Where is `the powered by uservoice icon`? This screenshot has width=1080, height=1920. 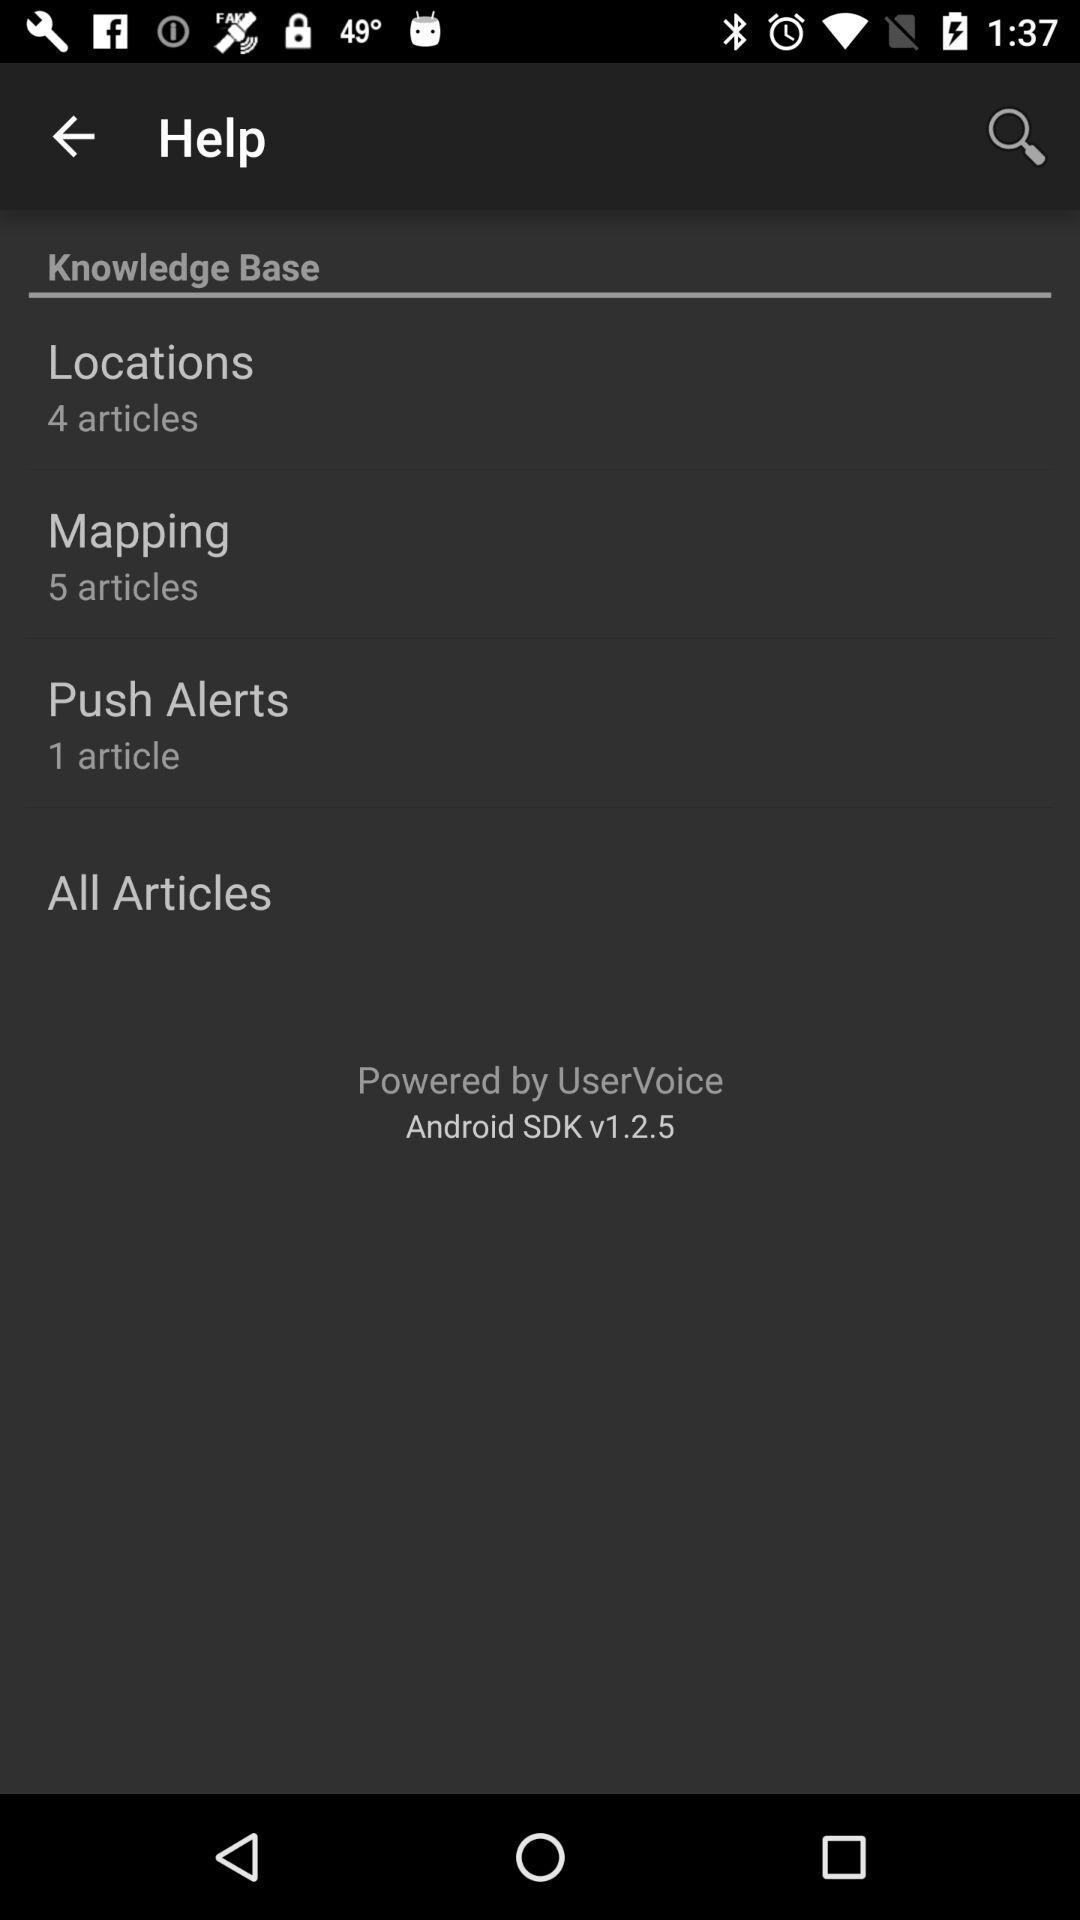
the powered by uservoice icon is located at coordinates (540, 1078).